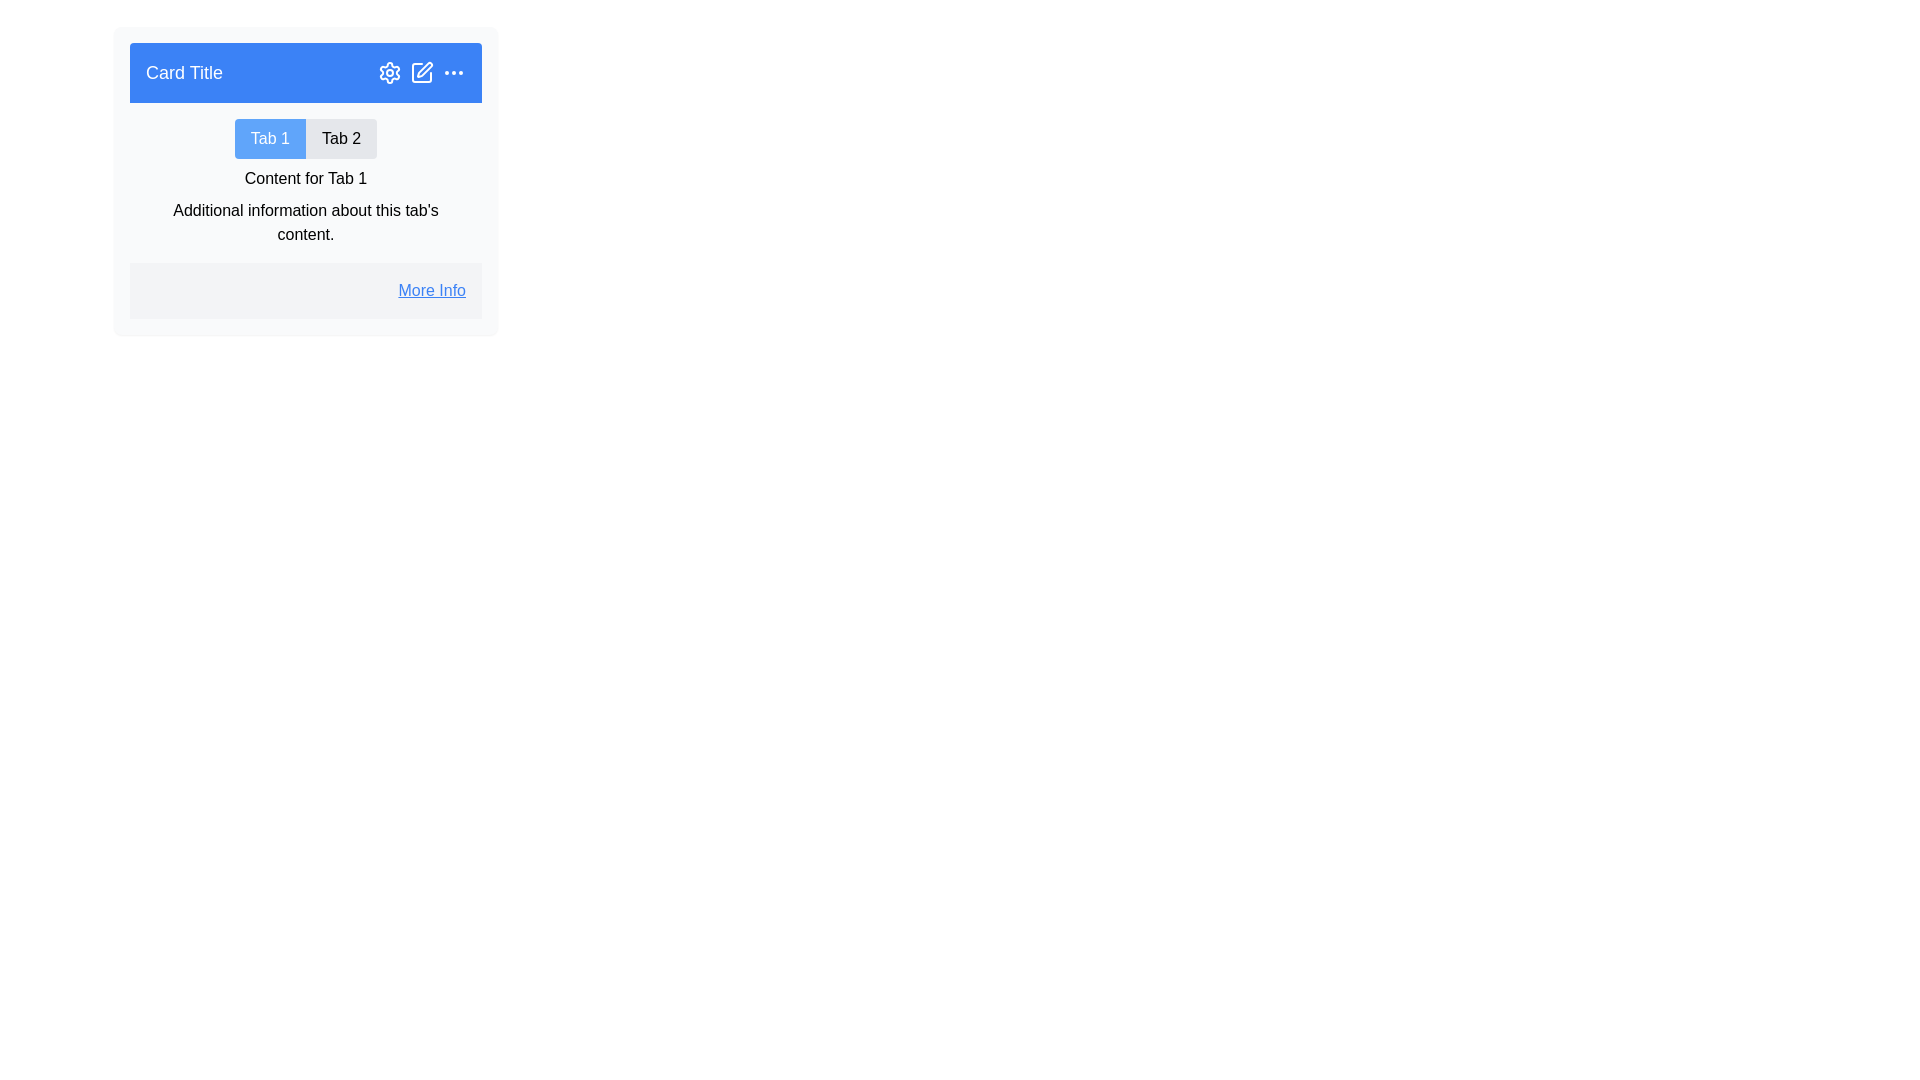 The height and width of the screenshot is (1080, 1920). Describe the element at coordinates (421, 72) in the screenshot. I see `the edit icon, which is a pen inside a square boundary located in the top-right section of the blue header bar of the card component` at that location.